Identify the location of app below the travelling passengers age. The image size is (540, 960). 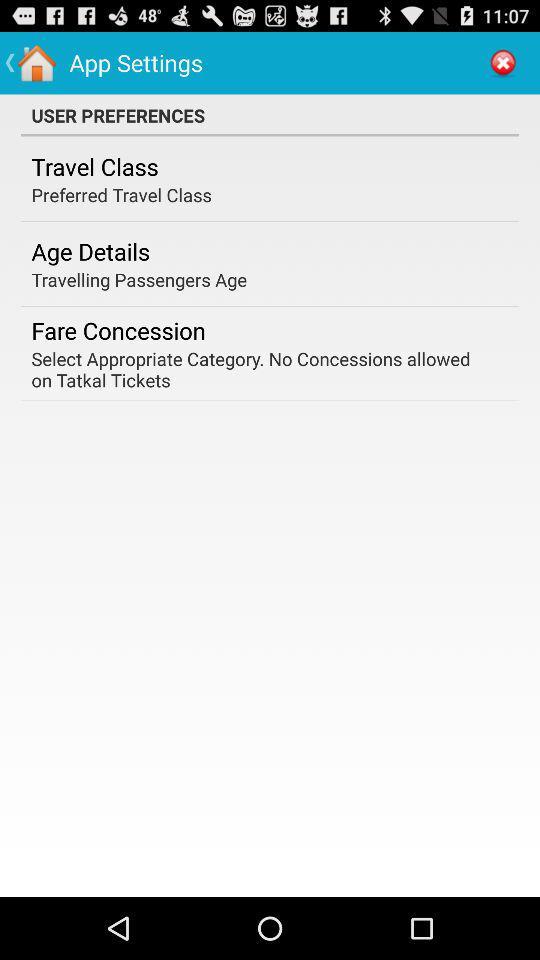
(118, 330).